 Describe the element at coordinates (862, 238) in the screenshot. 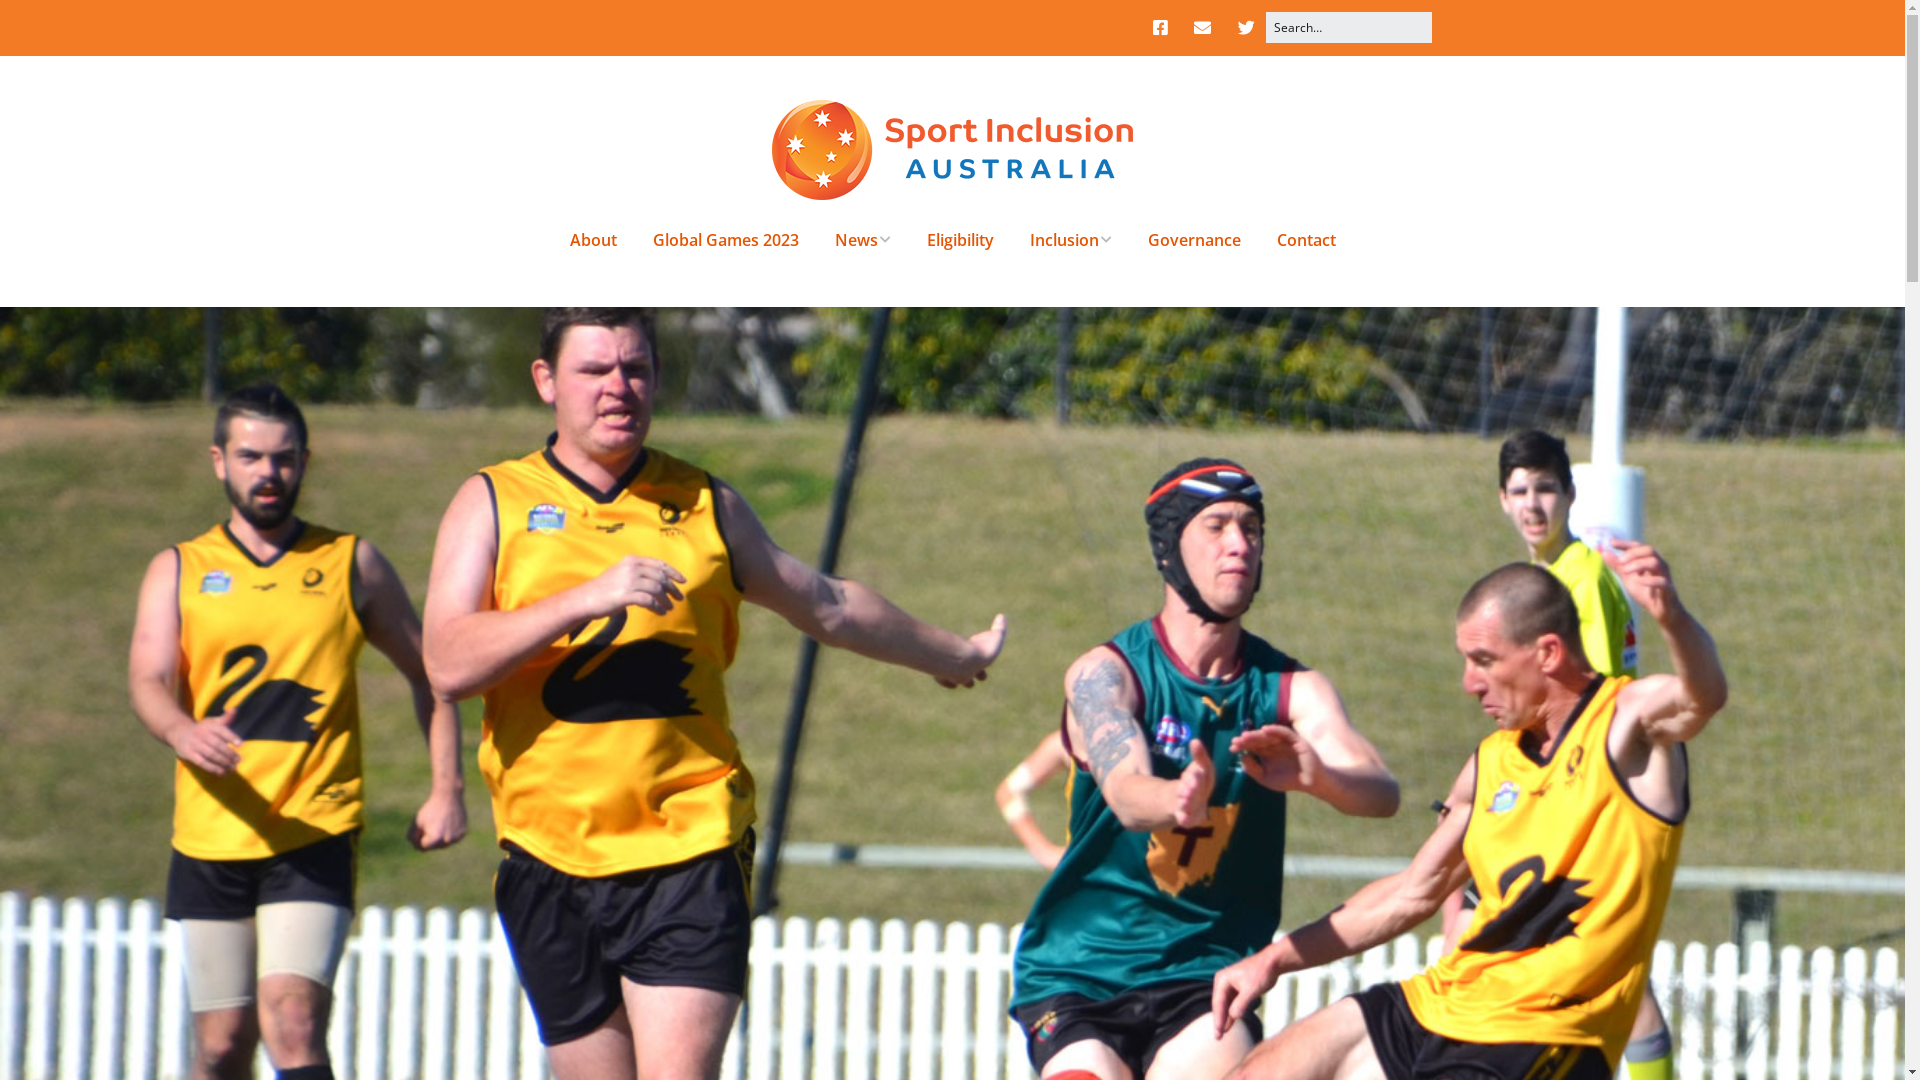

I see `'News'` at that location.